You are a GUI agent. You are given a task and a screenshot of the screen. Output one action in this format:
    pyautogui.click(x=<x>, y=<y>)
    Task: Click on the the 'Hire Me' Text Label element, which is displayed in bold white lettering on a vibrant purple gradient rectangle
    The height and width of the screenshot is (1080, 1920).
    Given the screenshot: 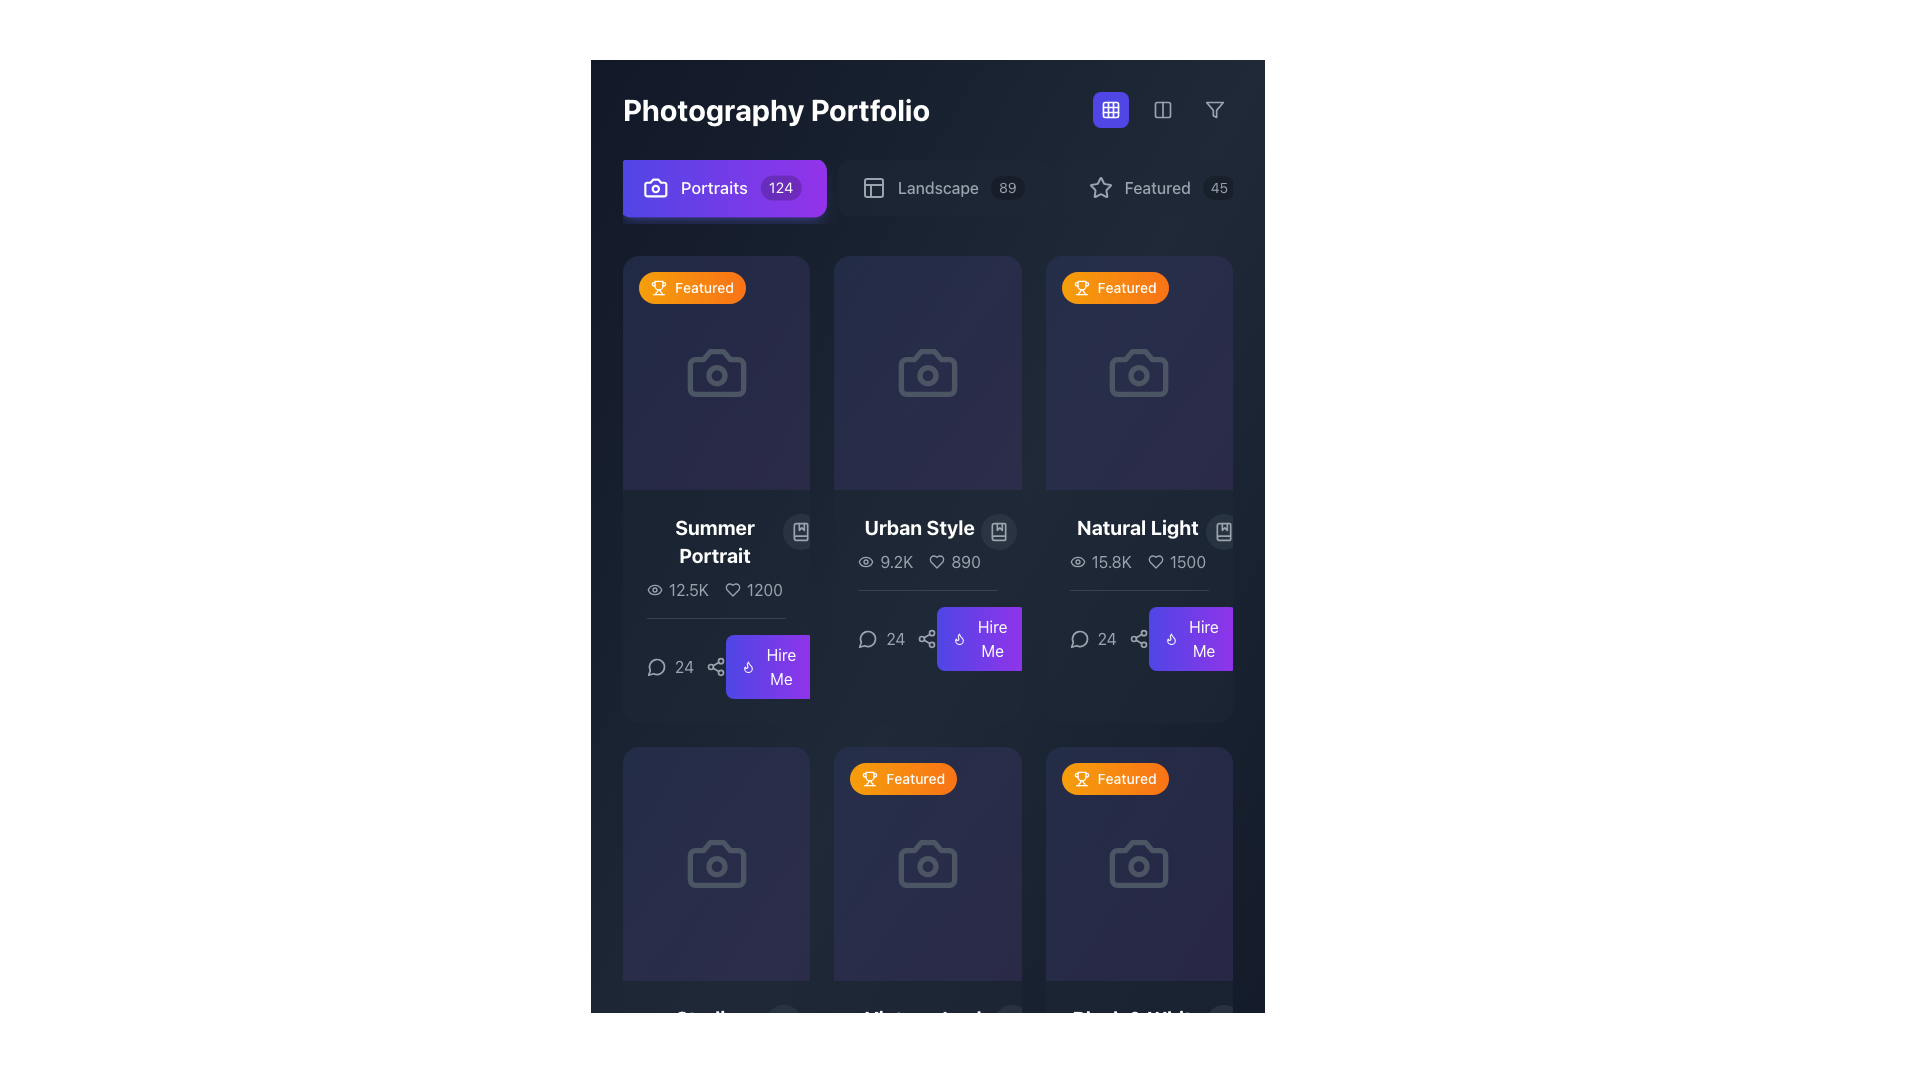 What is the action you would take?
    pyautogui.click(x=992, y=639)
    